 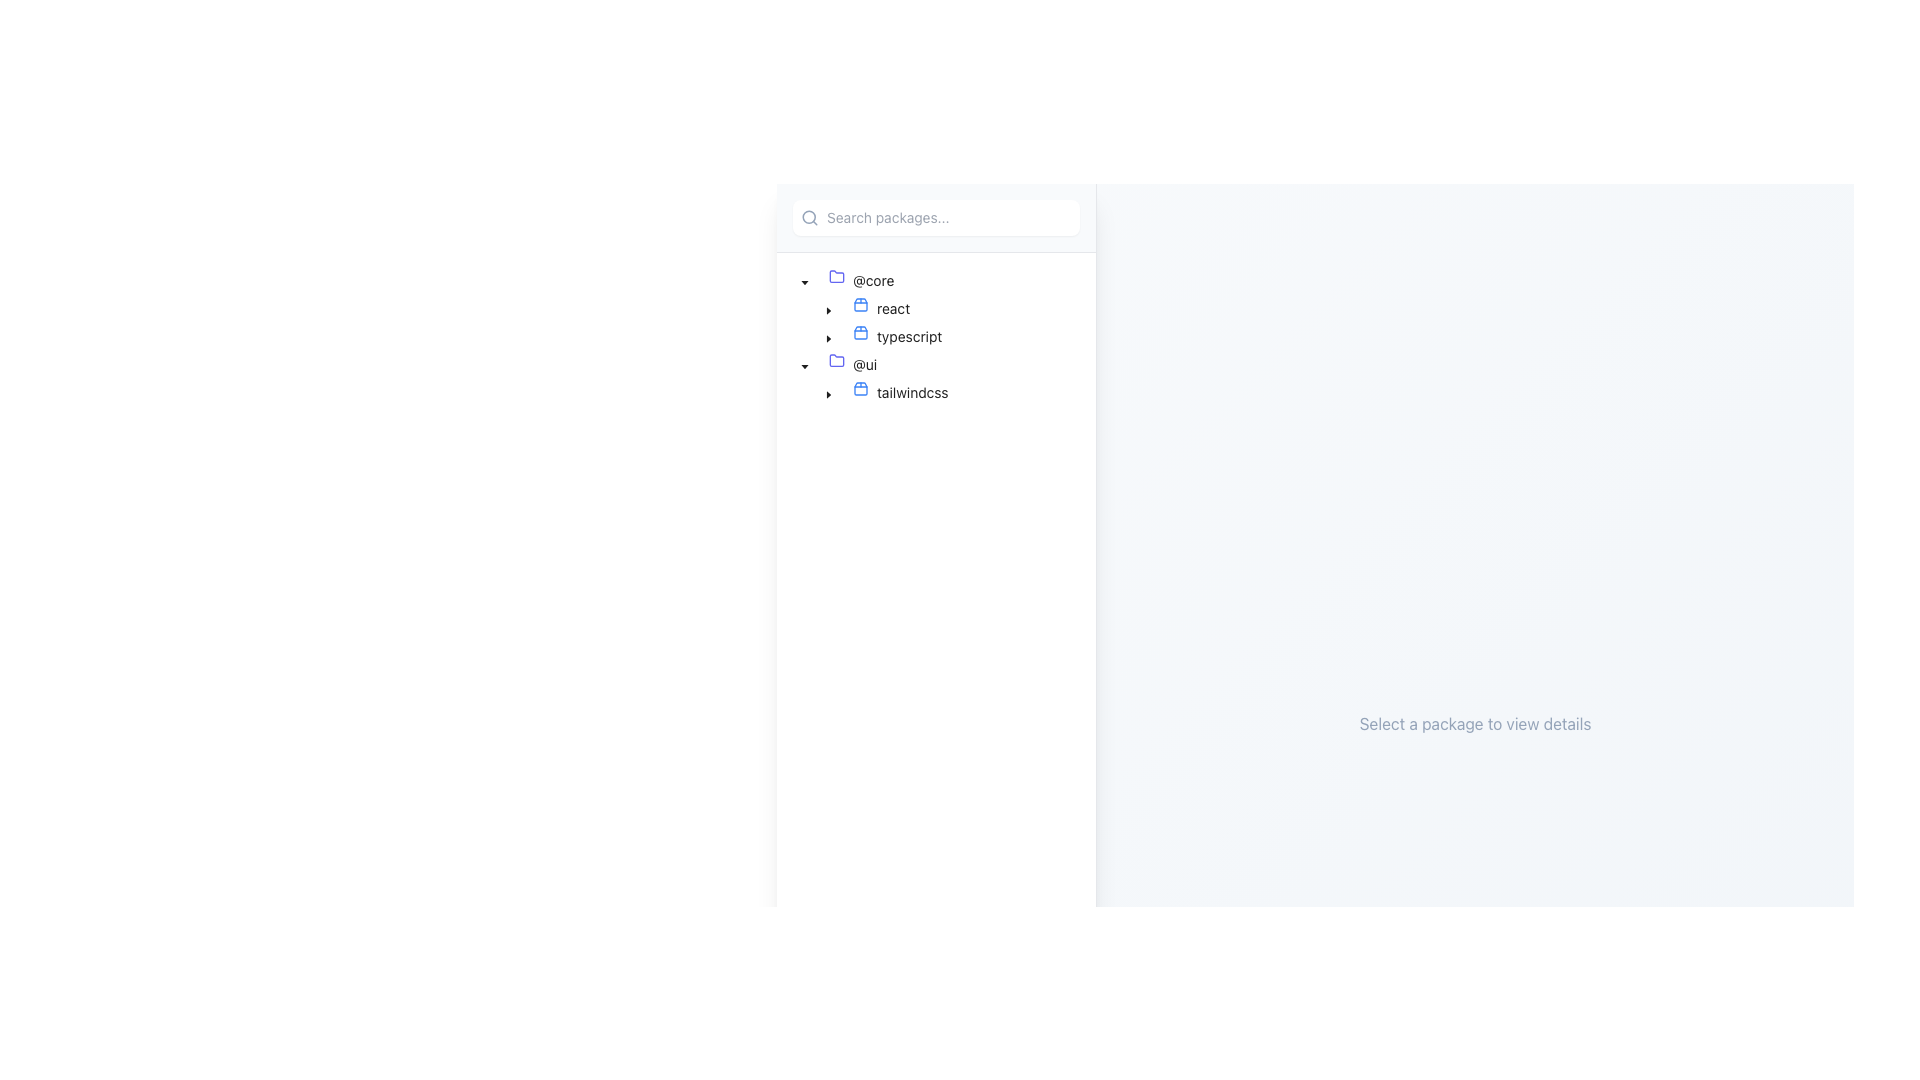 What do you see at coordinates (836, 277) in the screenshot?
I see `the folder icon representing the '@core' directory in the left sidebar` at bounding box center [836, 277].